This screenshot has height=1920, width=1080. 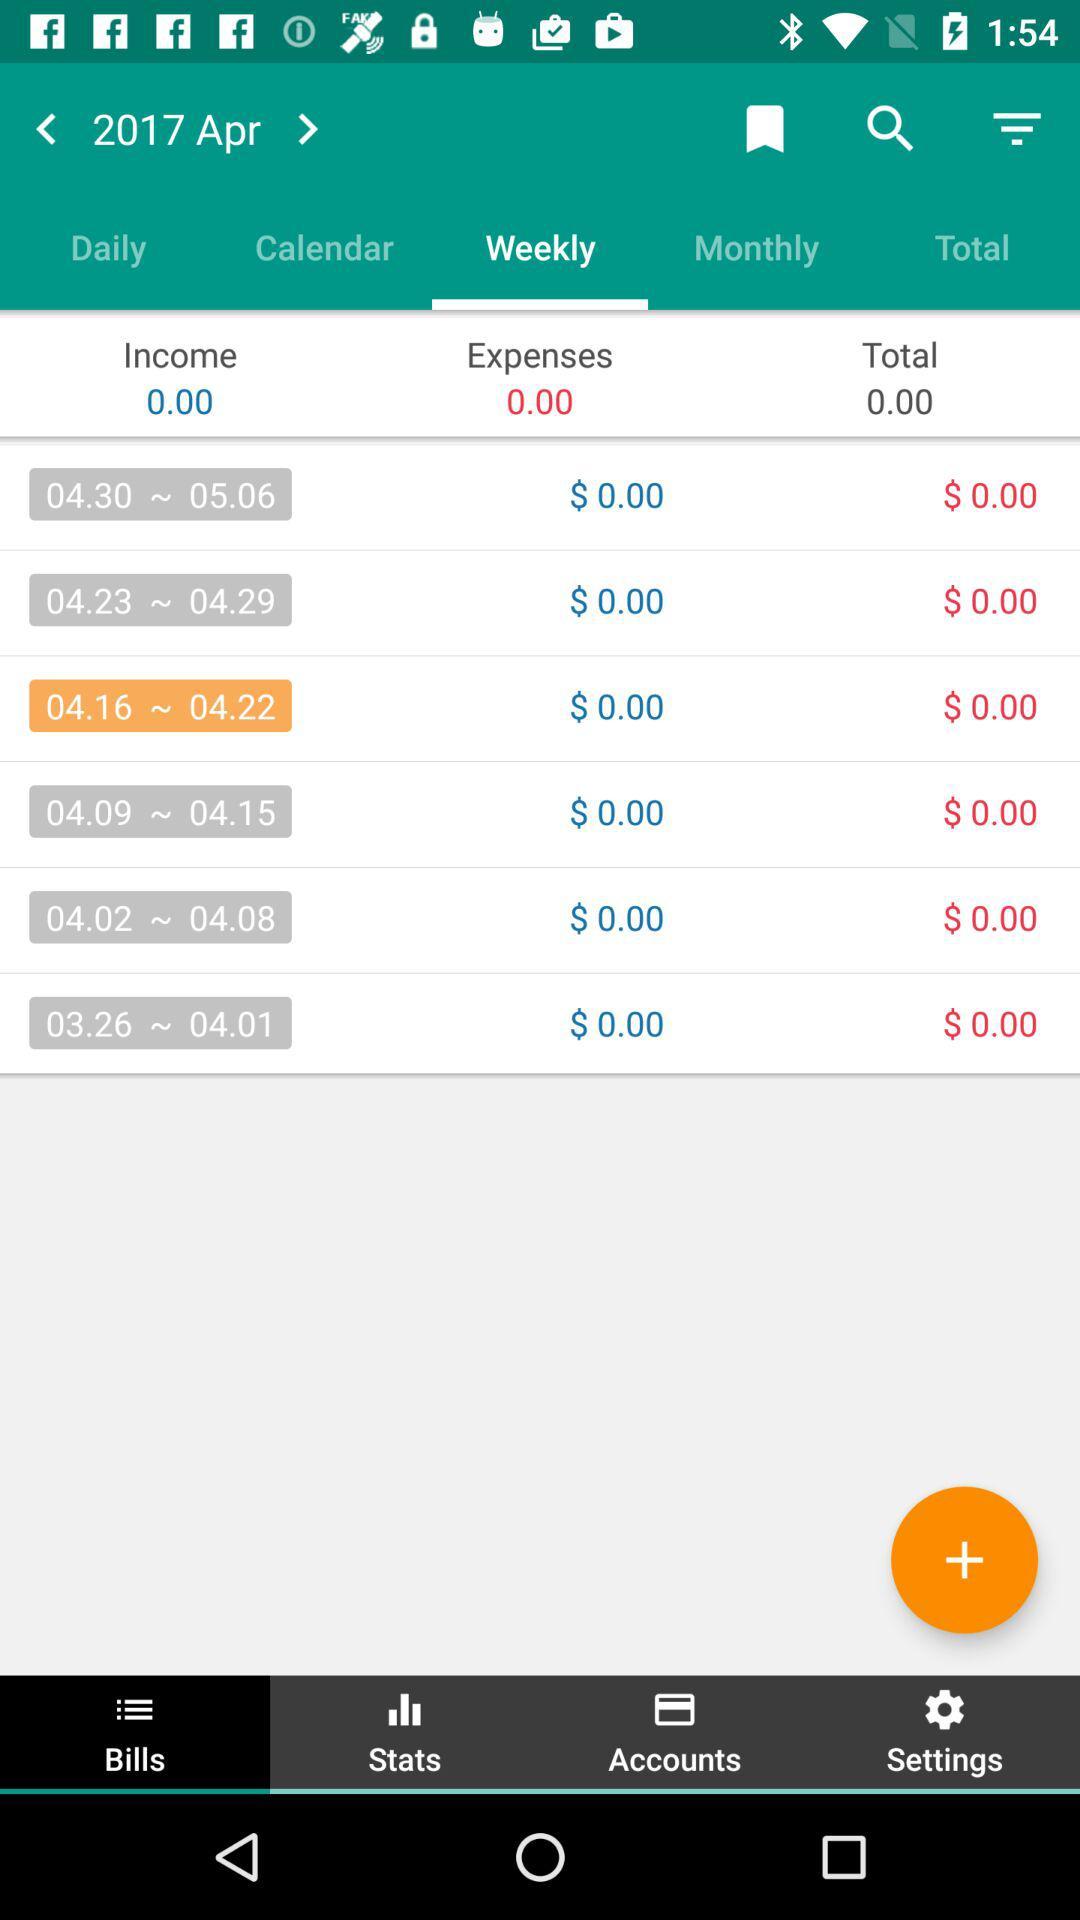 What do you see at coordinates (108, 245) in the screenshot?
I see `daily icon` at bounding box center [108, 245].